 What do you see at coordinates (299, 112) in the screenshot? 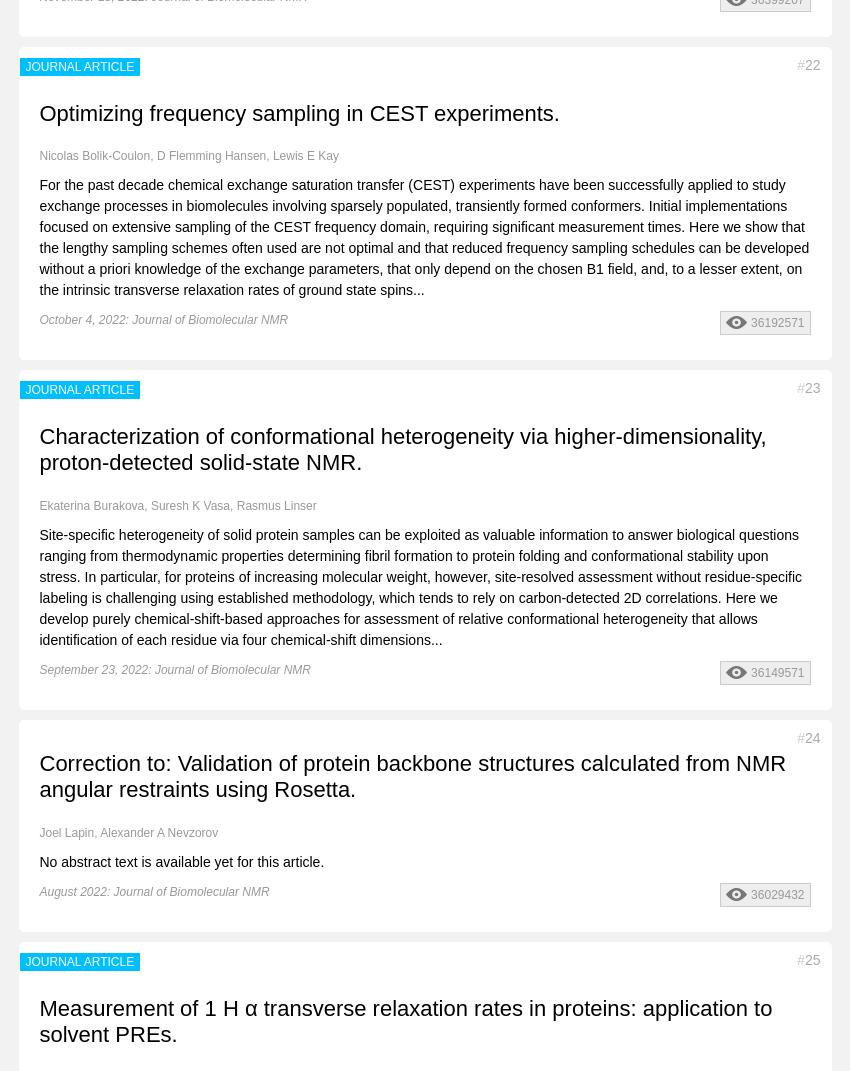
I see `'Optimizing frequency sampling in CEST experiments.'` at bounding box center [299, 112].